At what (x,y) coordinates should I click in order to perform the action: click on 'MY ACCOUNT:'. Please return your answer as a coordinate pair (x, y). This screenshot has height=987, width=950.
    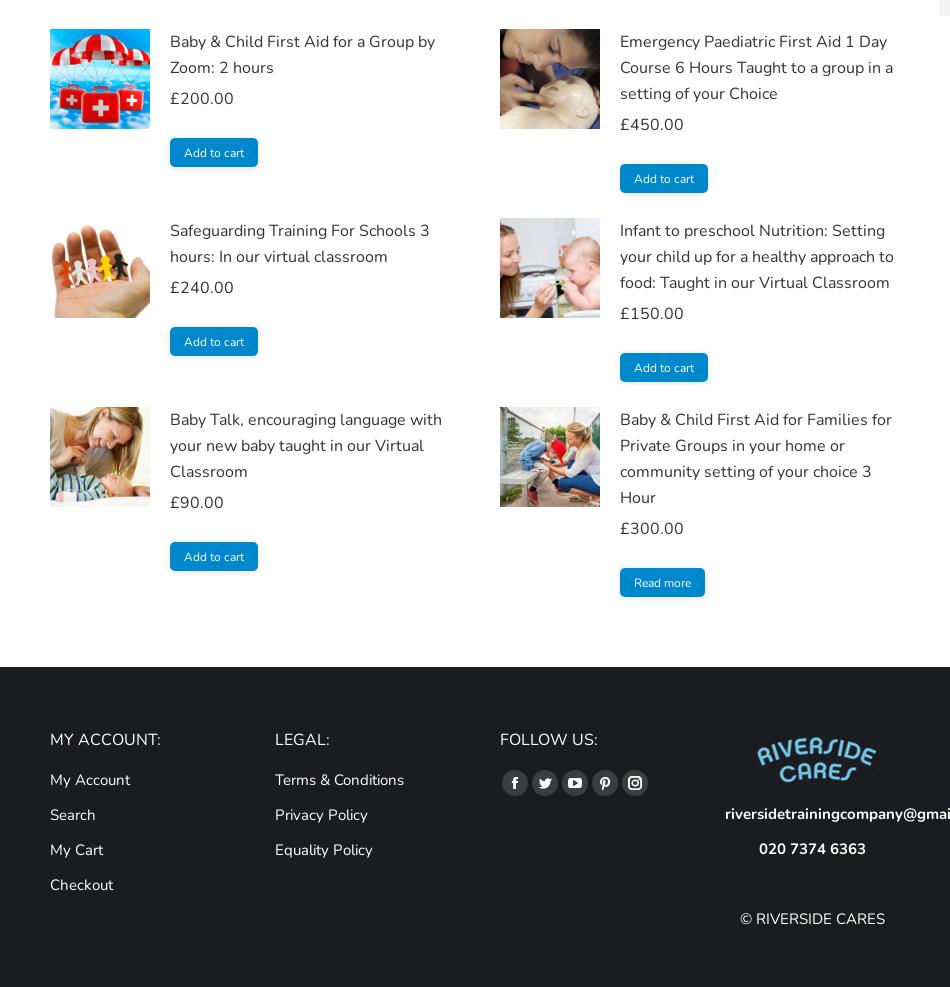
    Looking at the image, I should click on (105, 738).